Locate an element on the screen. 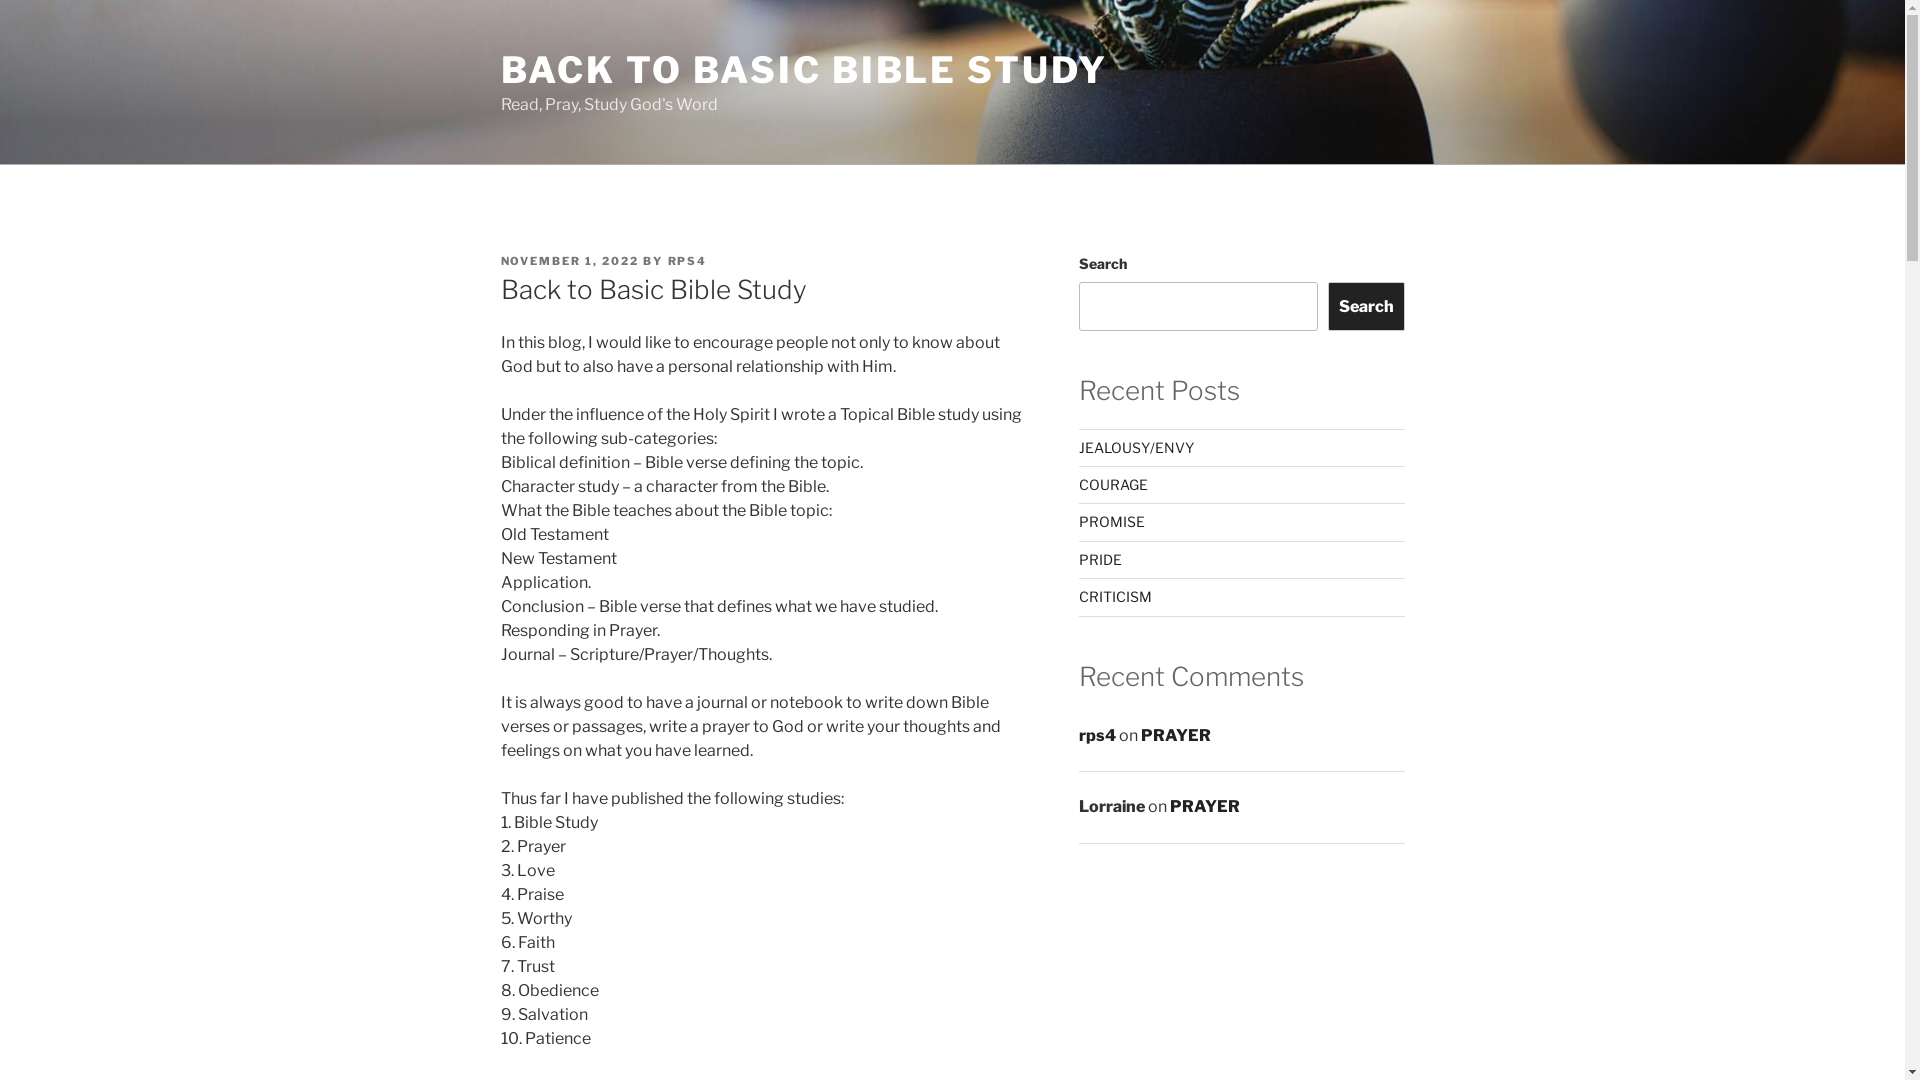 This screenshot has width=1920, height=1080. 'BACK TO BASIC BIBLE STUDY' is located at coordinates (803, 68).